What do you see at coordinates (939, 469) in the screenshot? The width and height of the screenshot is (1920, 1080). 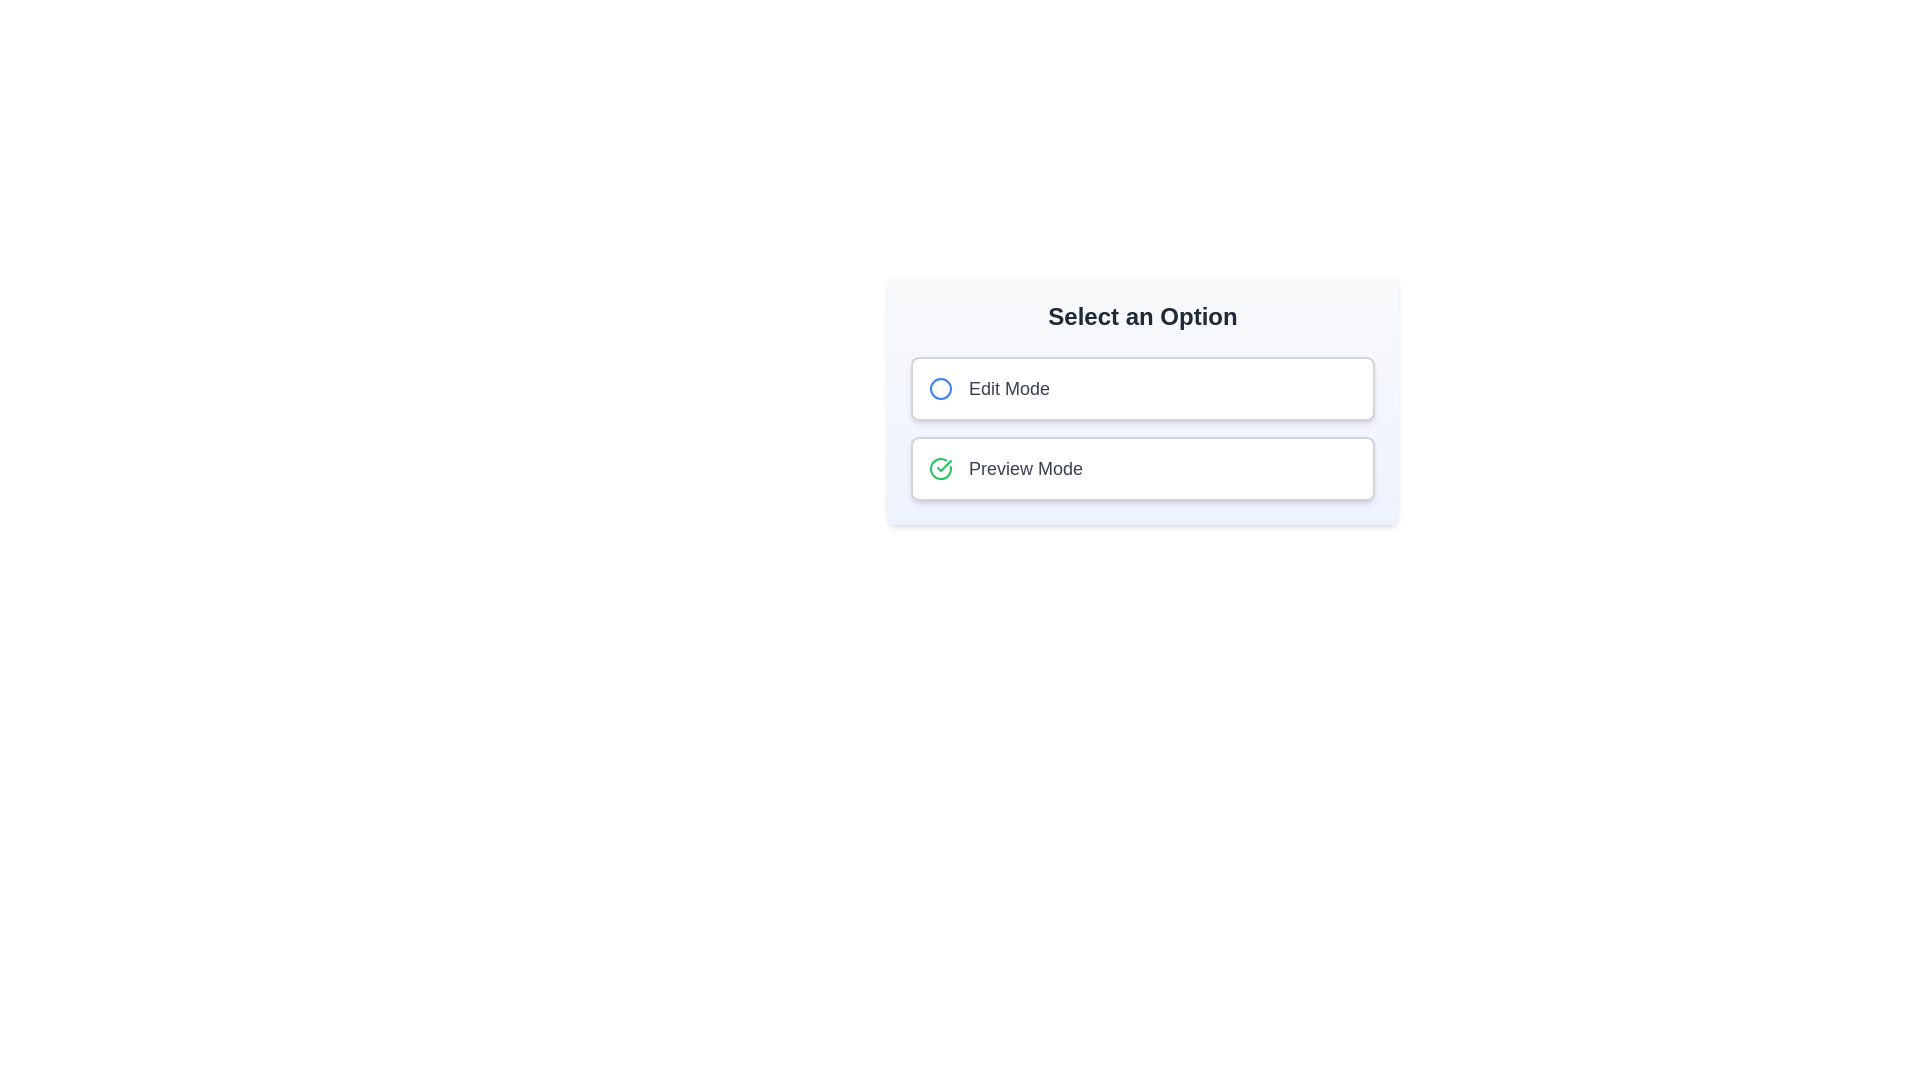 I see `the circular green checkmark icon located to the left of the 'Preview Mode' text label, which serves as a confirmation indicator` at bounding box center [939, 469].